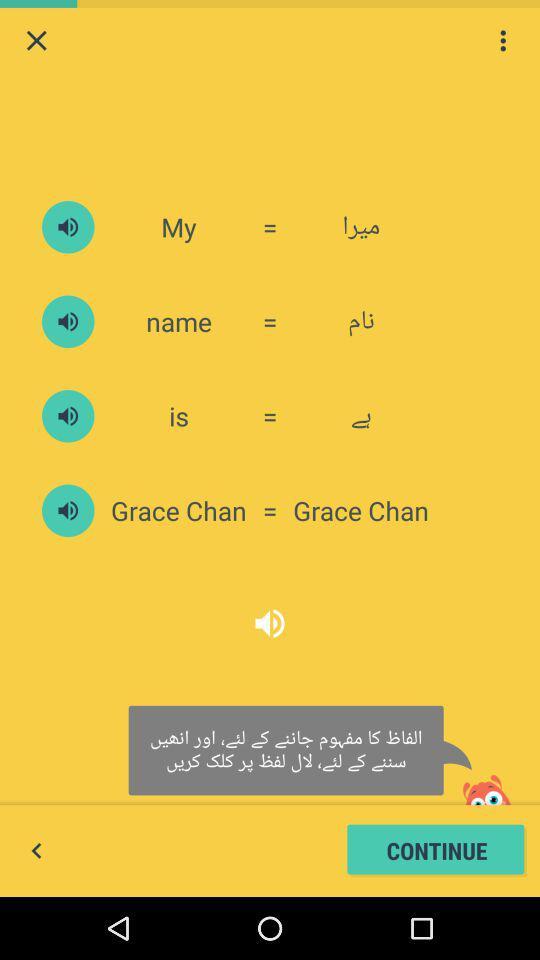 This screenshot has width=540, height=960. What do you see at coordinates (67, 546) in the screenshot?
I see `the volume icon` at bounding box center [67, 546].